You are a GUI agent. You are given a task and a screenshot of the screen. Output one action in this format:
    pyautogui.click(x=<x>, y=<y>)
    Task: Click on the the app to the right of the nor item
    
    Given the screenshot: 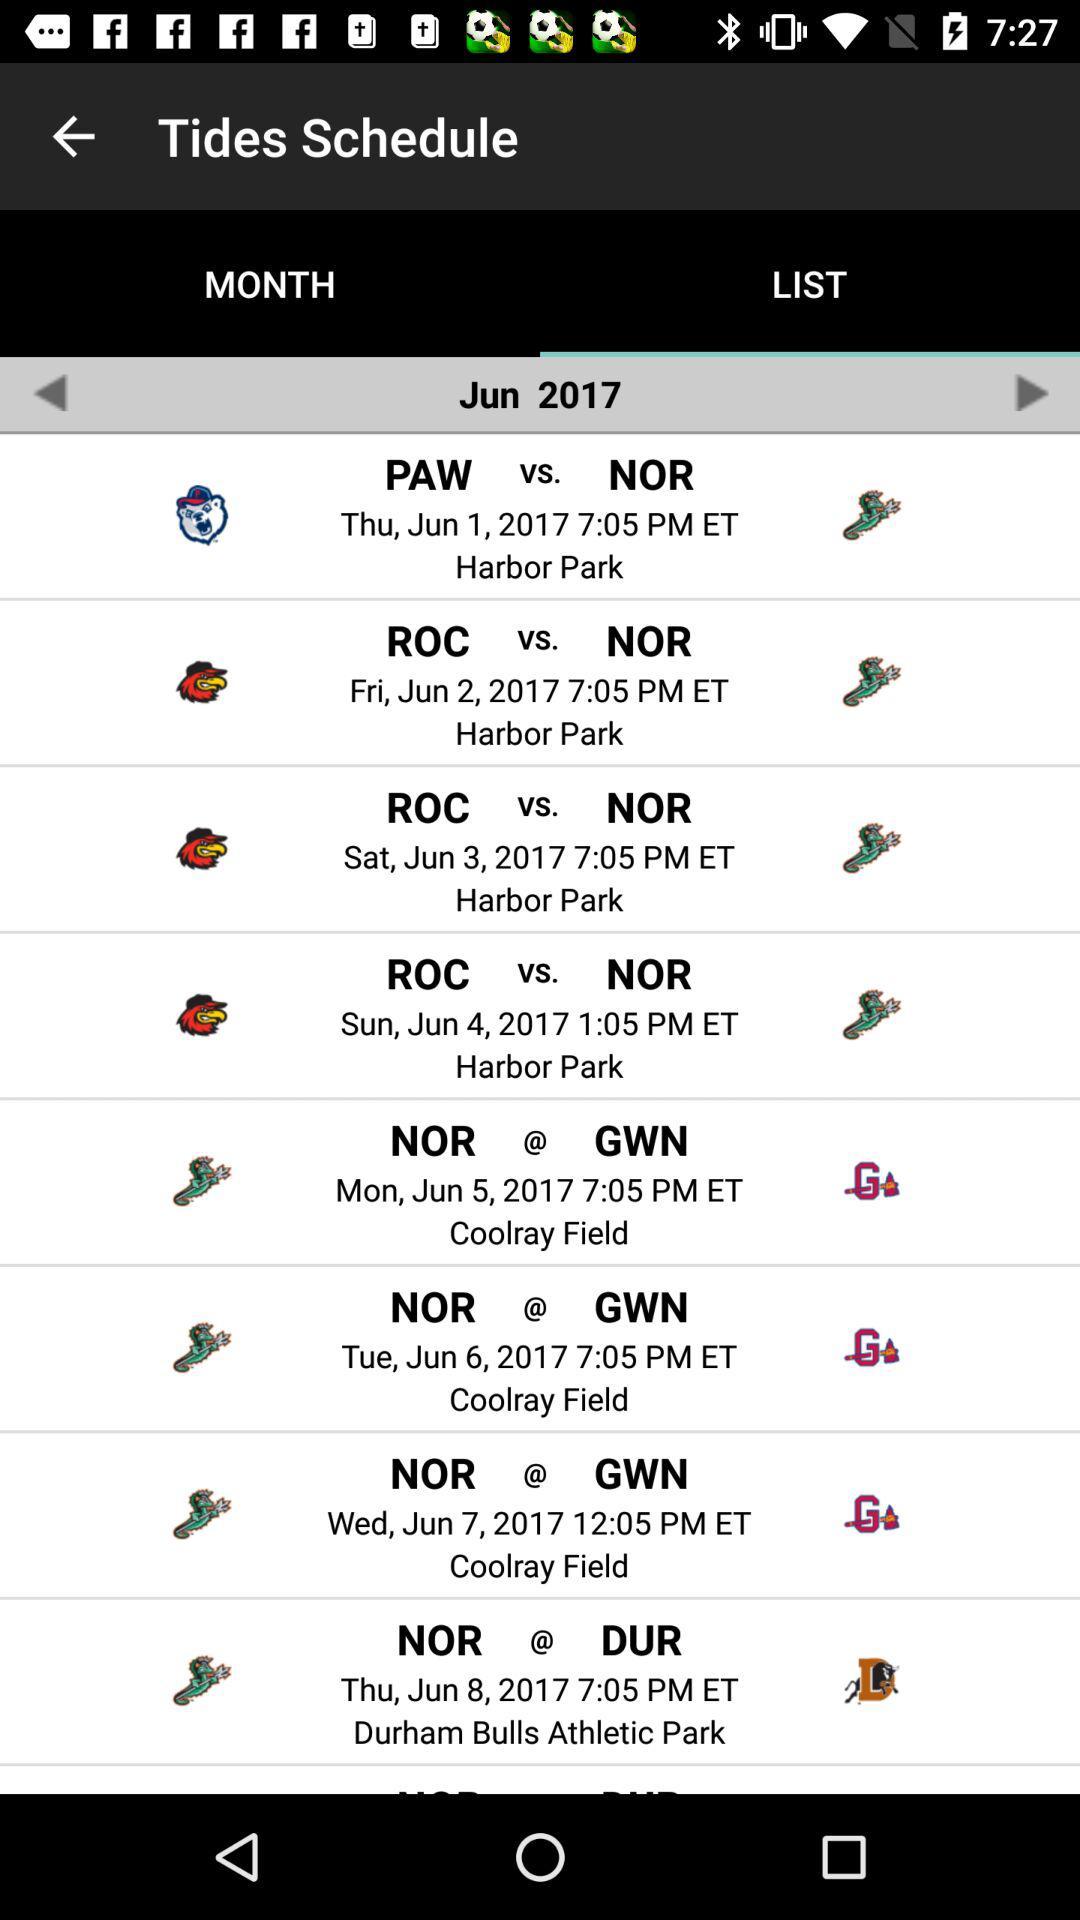 What is the action you would take?
    pyautogui.click(x=534, y=1471)
    